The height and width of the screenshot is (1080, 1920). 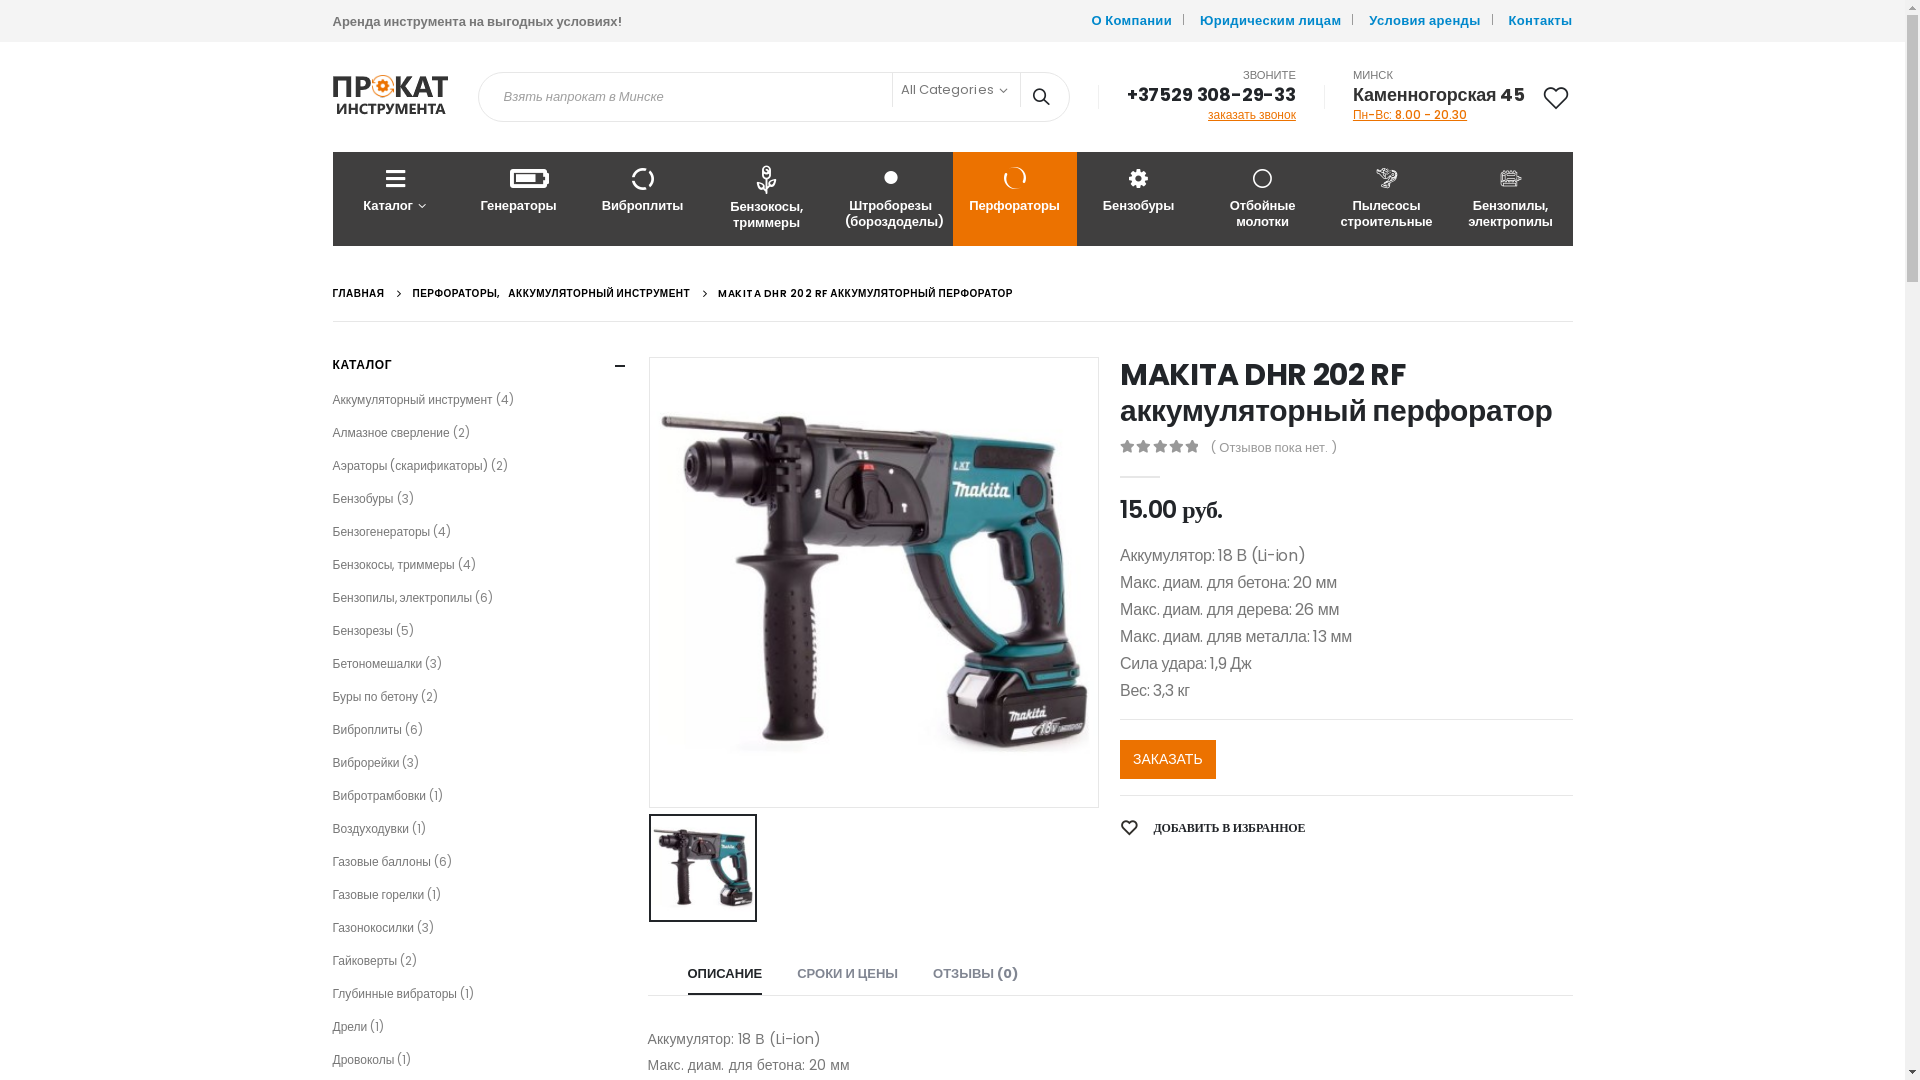 I want to click on 'Search', so click(x=1021, y=96).